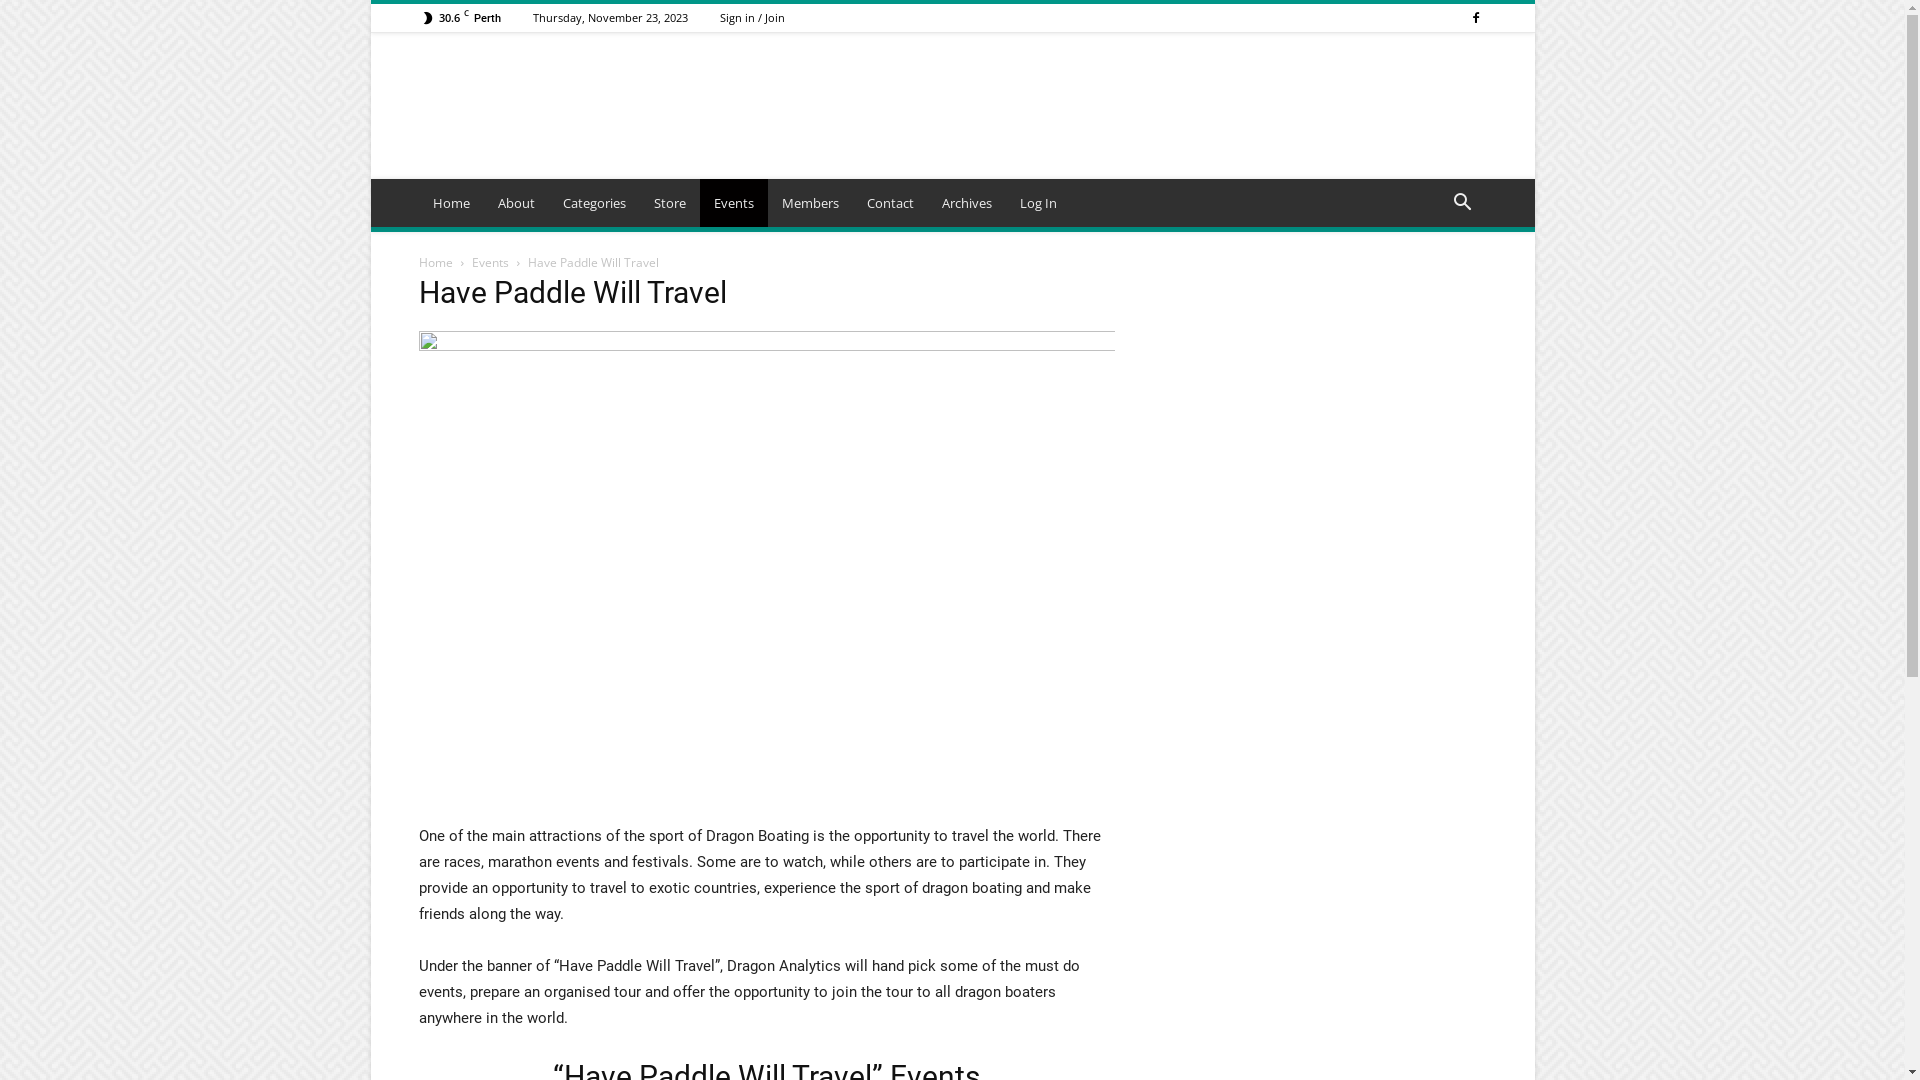 This screenshot has height=1080, width=1920. I want to click on 'Home', so click(449, 203).